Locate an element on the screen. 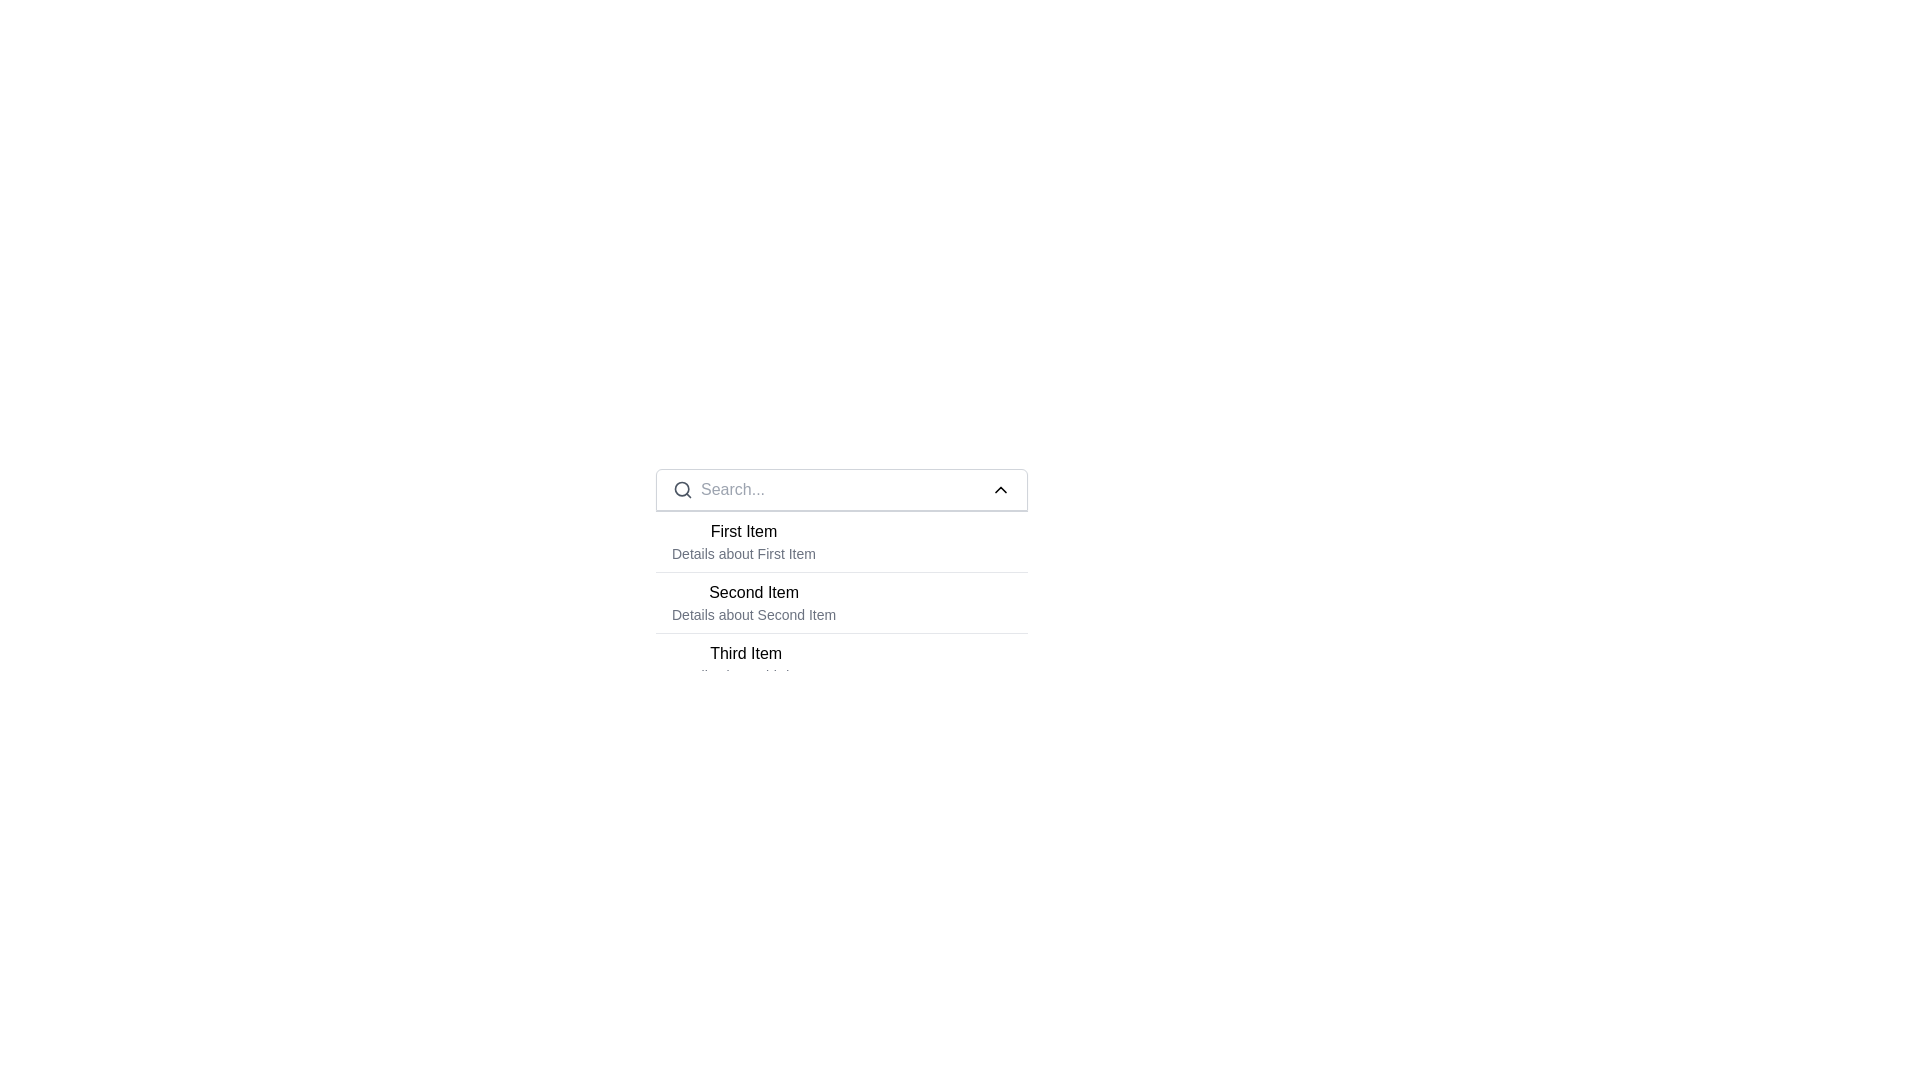 This screenshot has height=1080, width=1920. the heading text indicating the primary title of the second item in the list is located at coordinates (753, 592).